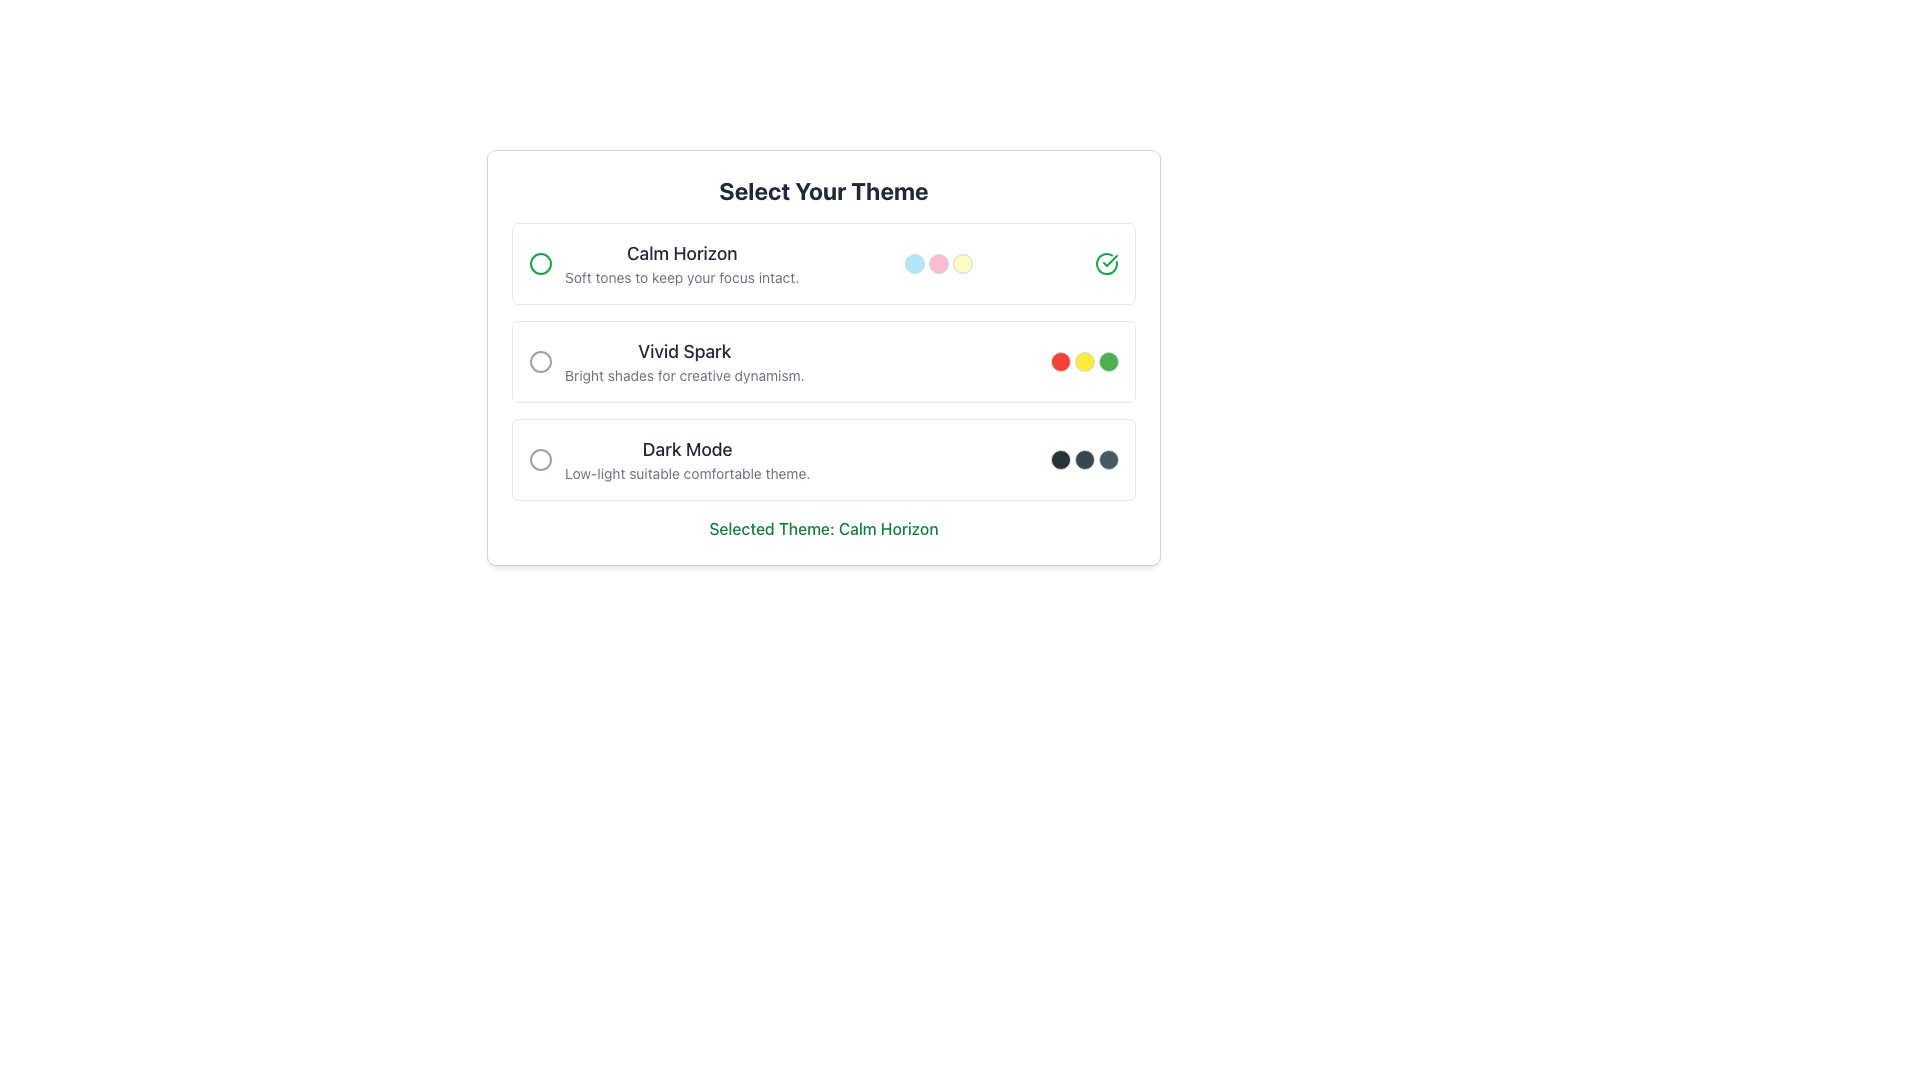  I want to click on the circular gray-bordered icon associated with the theme 'Vivid Spark', located to the left of the text 'Bright shades for creative dynamism.', so click(541, 362).